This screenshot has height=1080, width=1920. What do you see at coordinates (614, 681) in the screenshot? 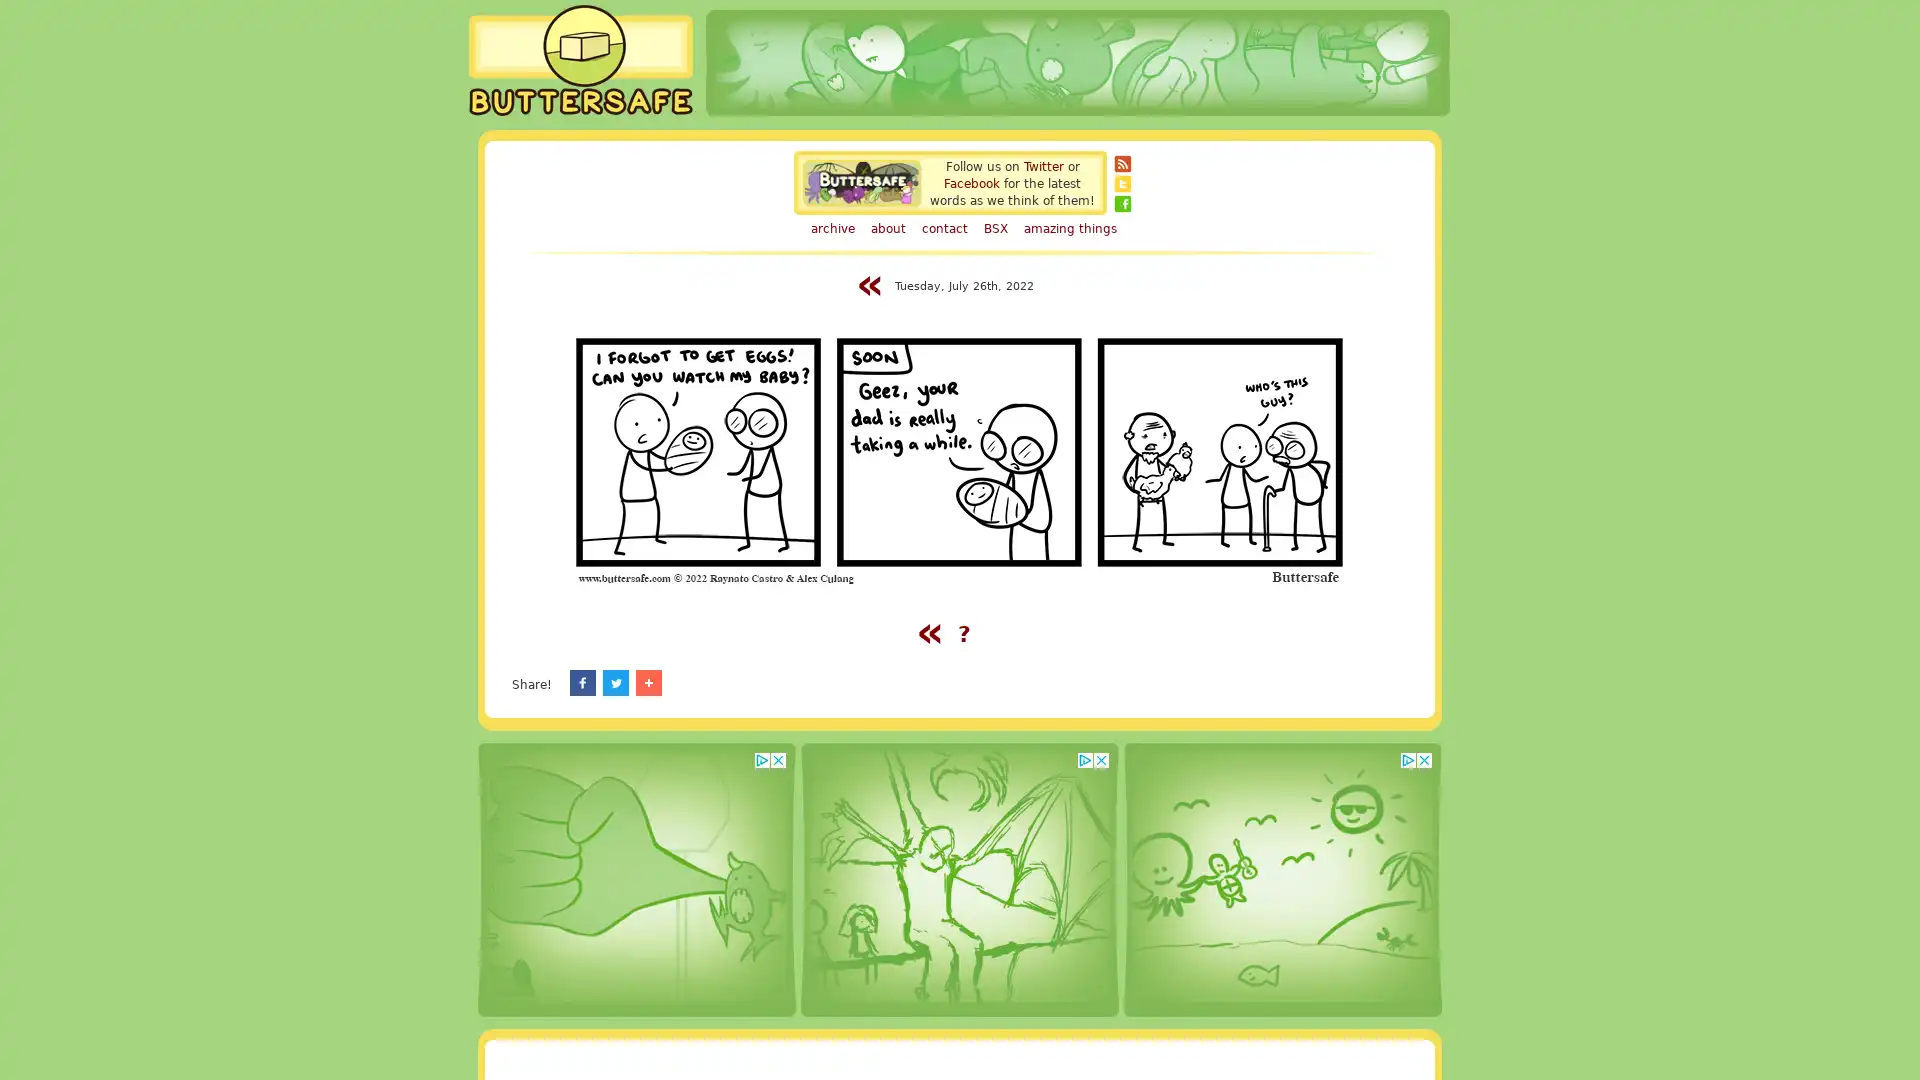
I see `Share to Facebook Facebook` at bounding box center [614, 681].